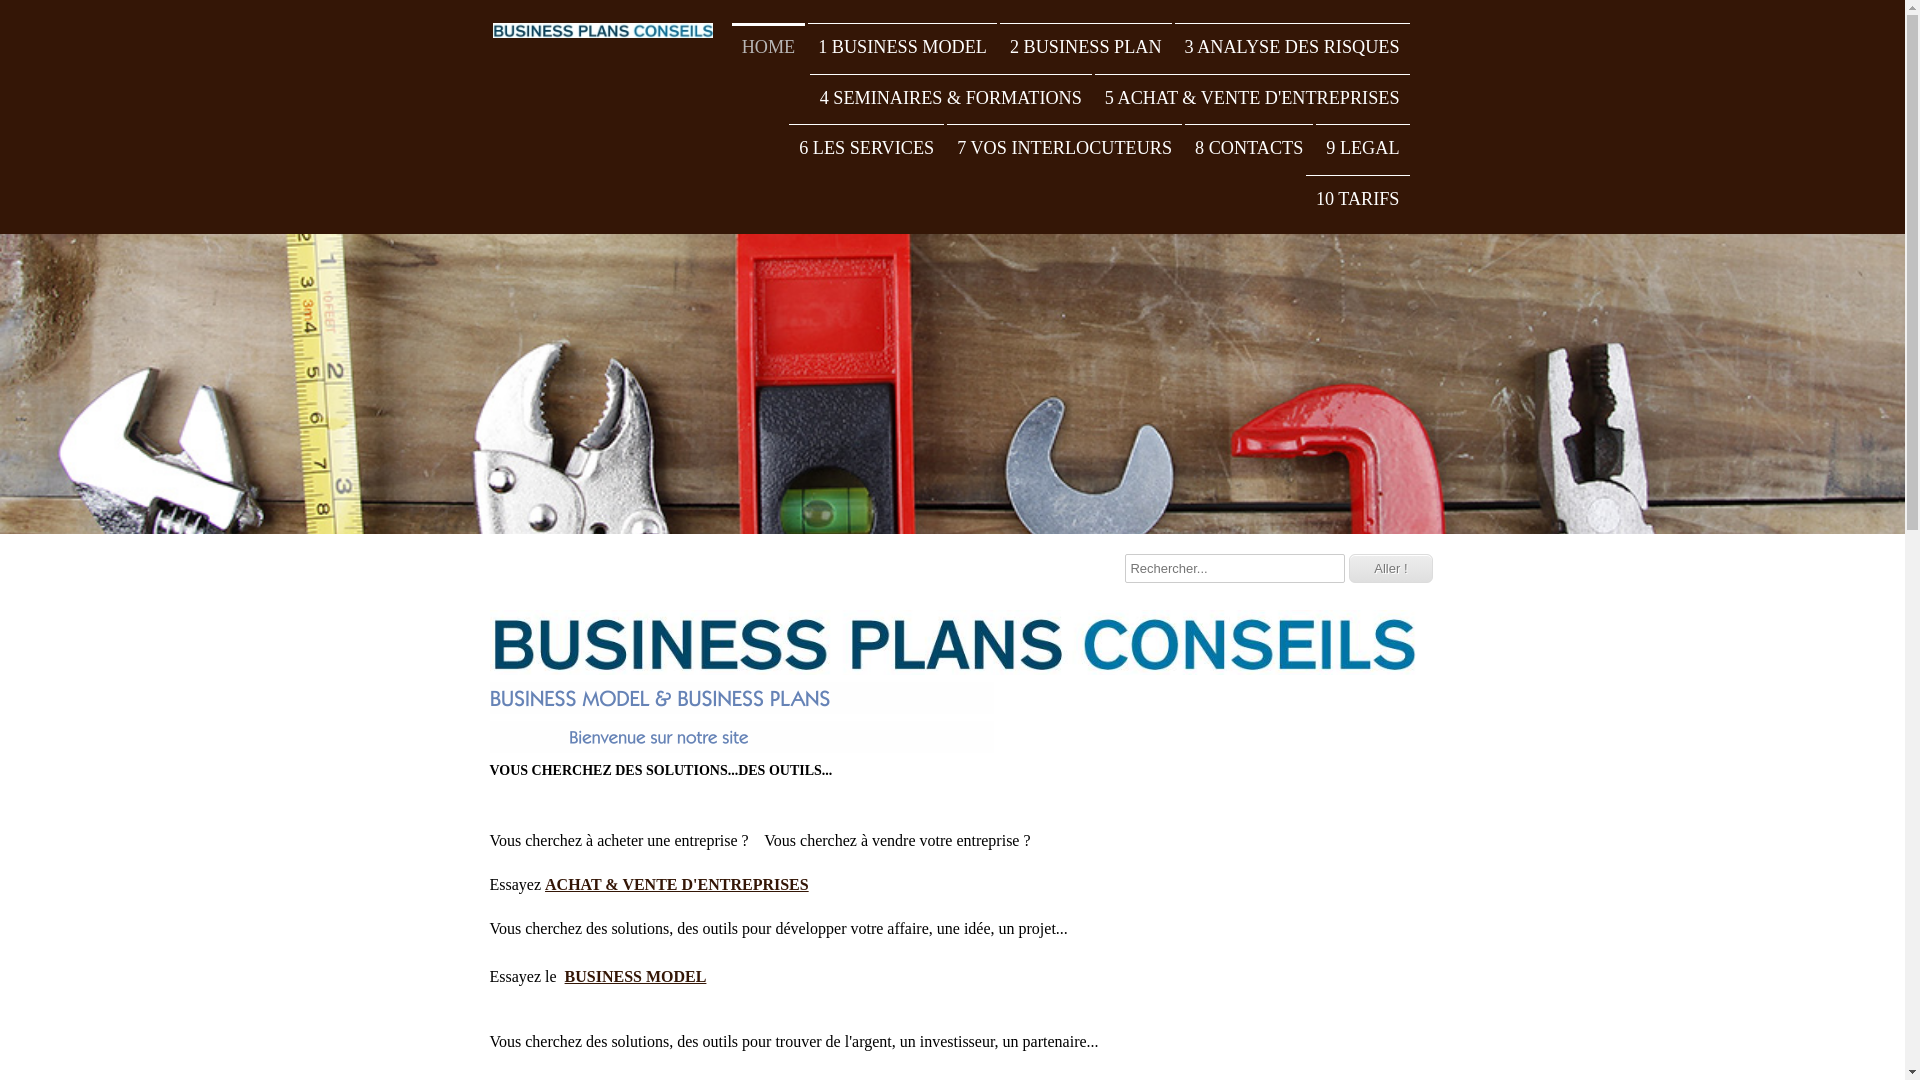  Describe the element at coordinates (634, 975) in the screenshot. I see `'BUSINESS MODEL'` at that location.